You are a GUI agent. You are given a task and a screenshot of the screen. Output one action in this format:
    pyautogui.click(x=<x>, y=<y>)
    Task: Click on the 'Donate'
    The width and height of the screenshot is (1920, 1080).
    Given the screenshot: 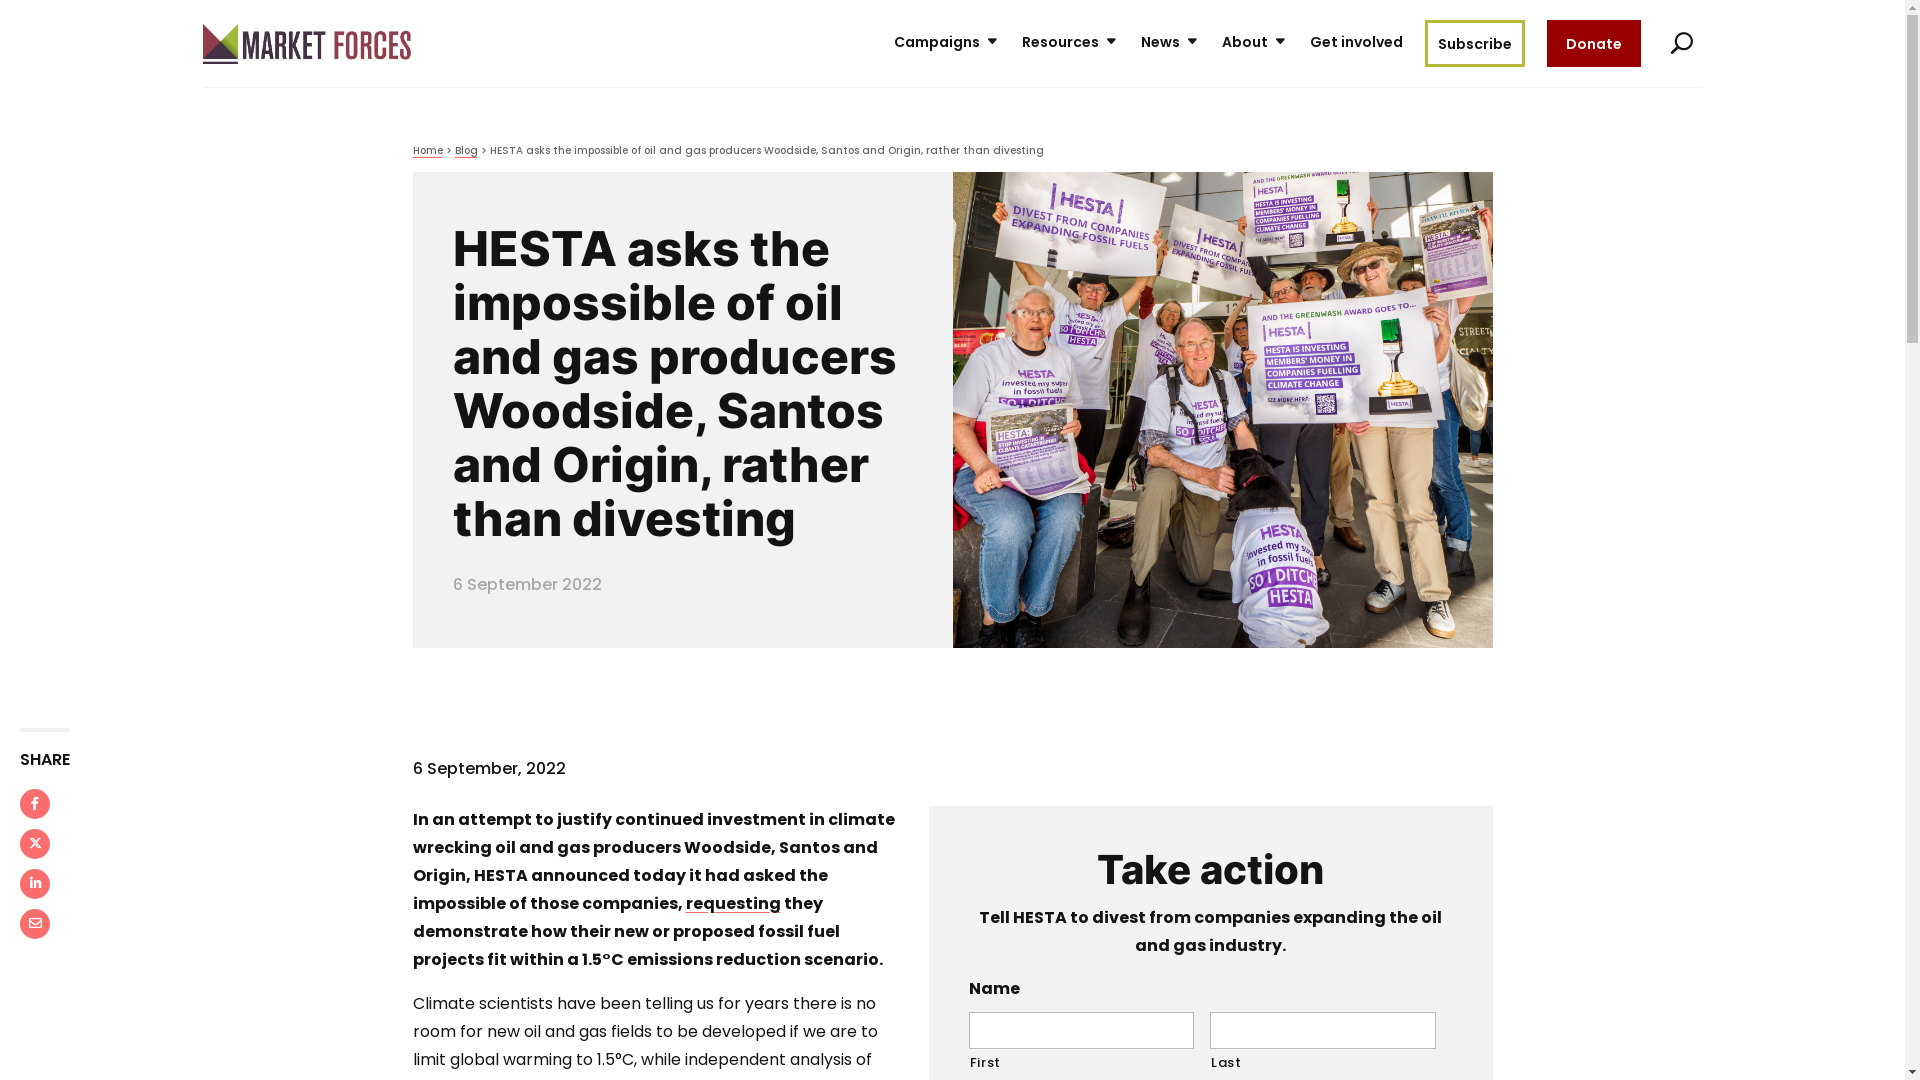 What is the action you would take?
    pyautogui.click(x=1592, y=43)
    